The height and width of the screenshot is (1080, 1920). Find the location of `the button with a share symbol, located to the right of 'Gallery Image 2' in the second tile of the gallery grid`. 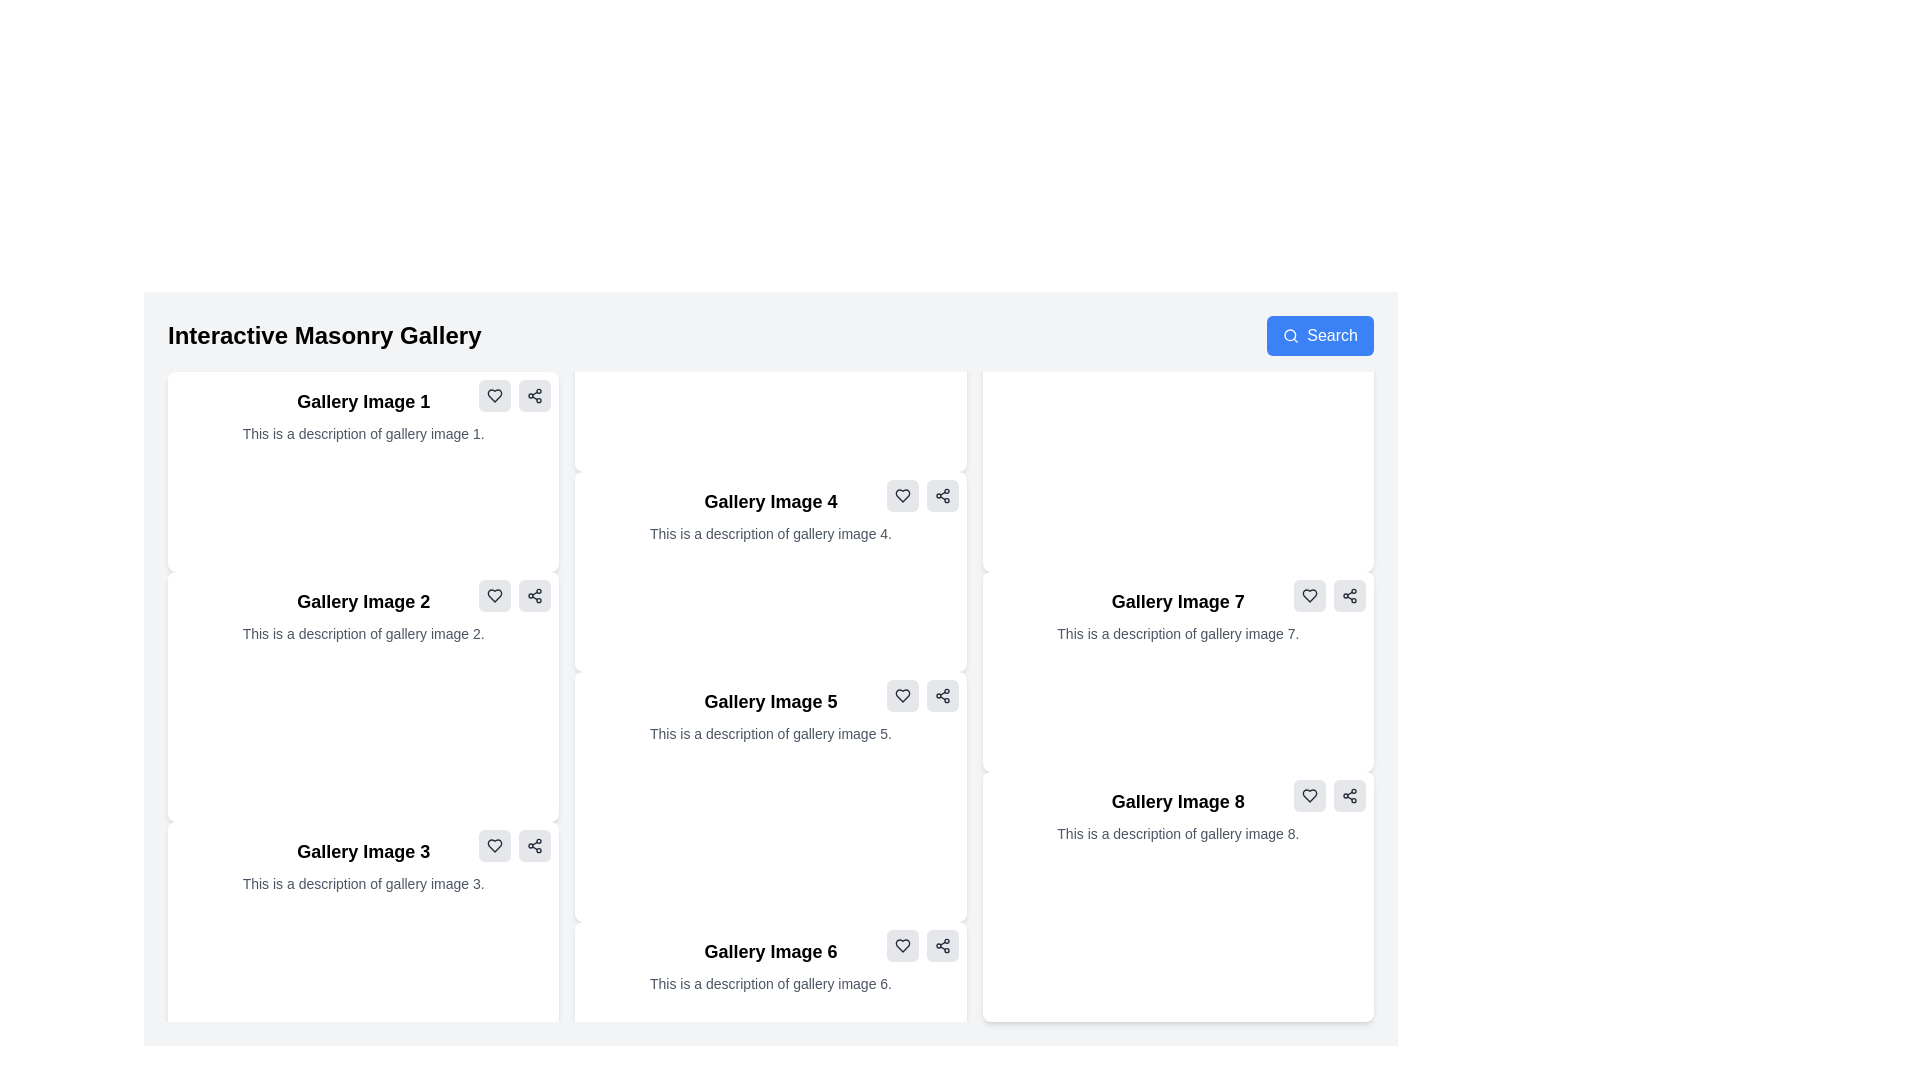

the button with a share symbol, located to the right of 'Gallery Image 2' in the second tile of the gallery grid is located at coordinates (535, 595).